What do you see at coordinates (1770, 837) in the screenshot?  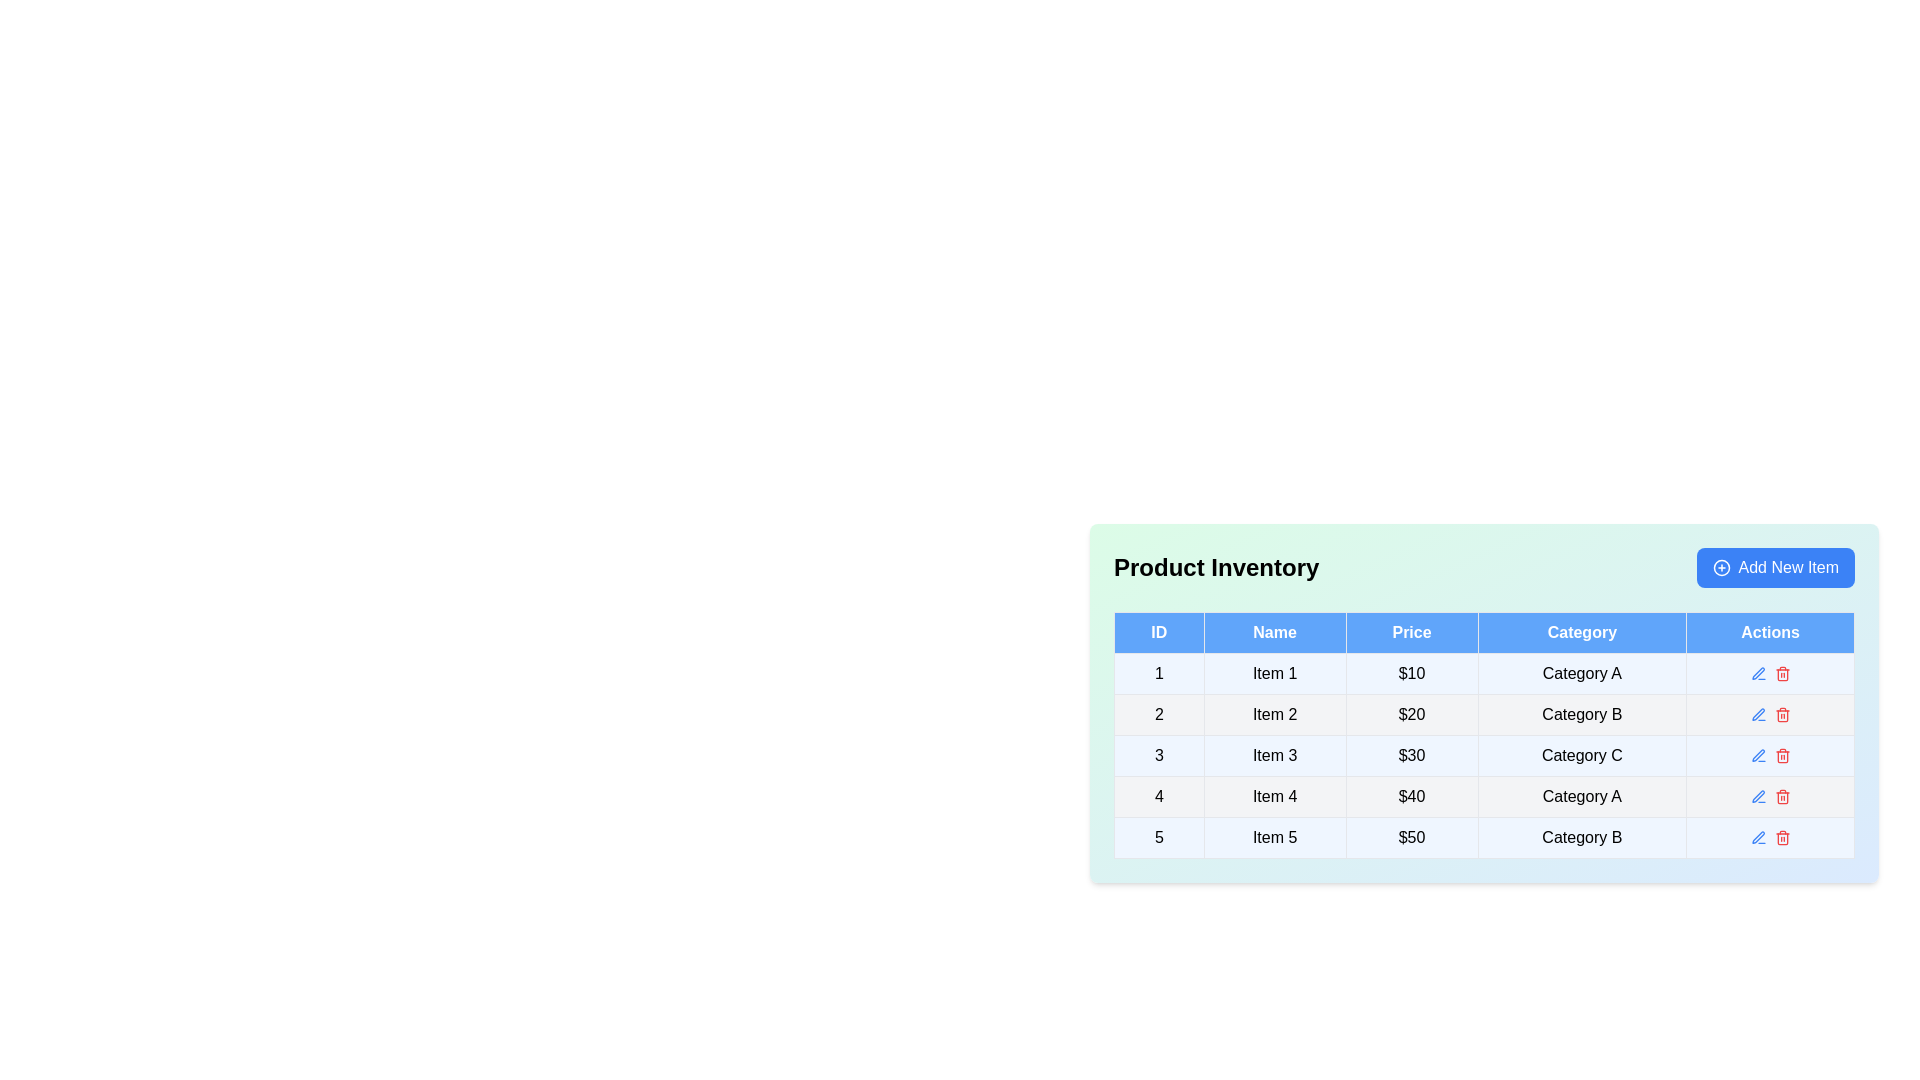 I see `the red trash bin icon located in the Actions column of the last row ('Item 5') in the table` at bounding box center [1770, 837].